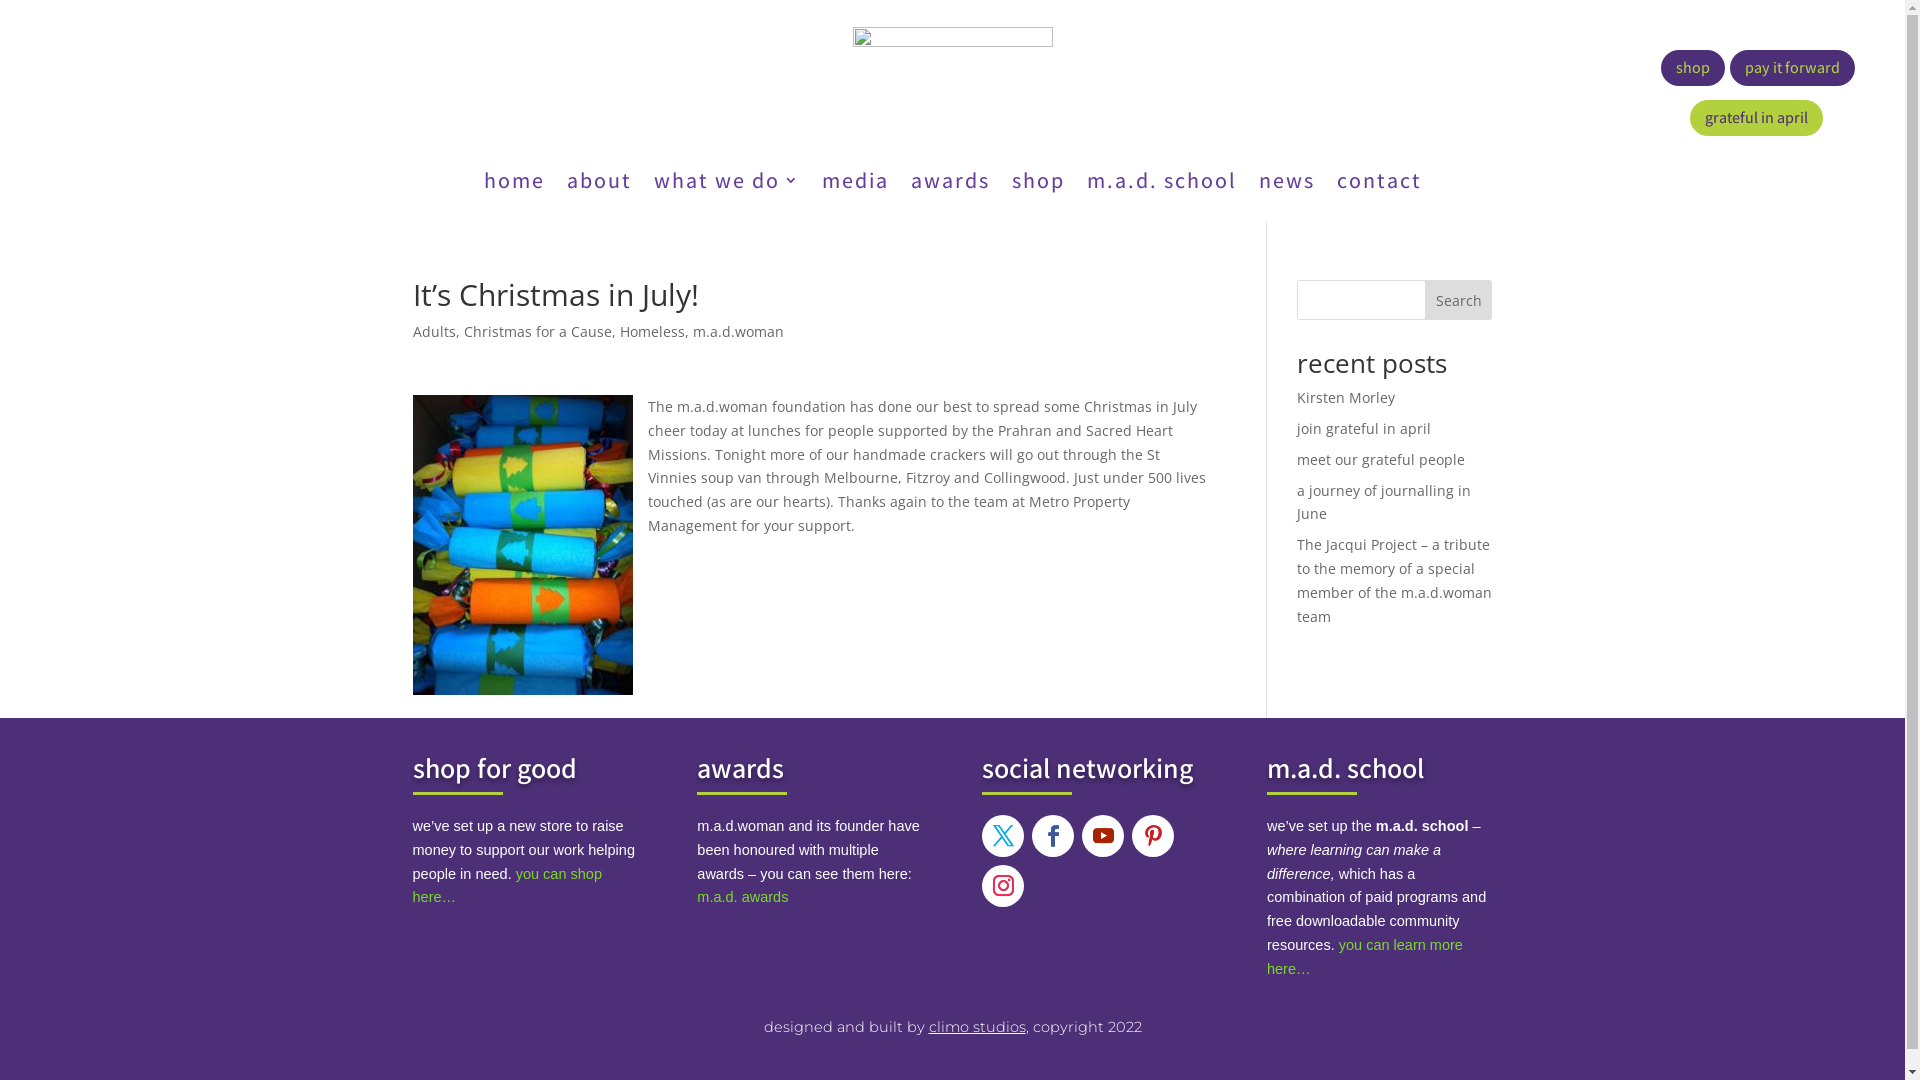 Image resolution: width=1920 pixels, height=1080 pixels. I want to click on 'madlogosm.fw_1', so click(851, 71).